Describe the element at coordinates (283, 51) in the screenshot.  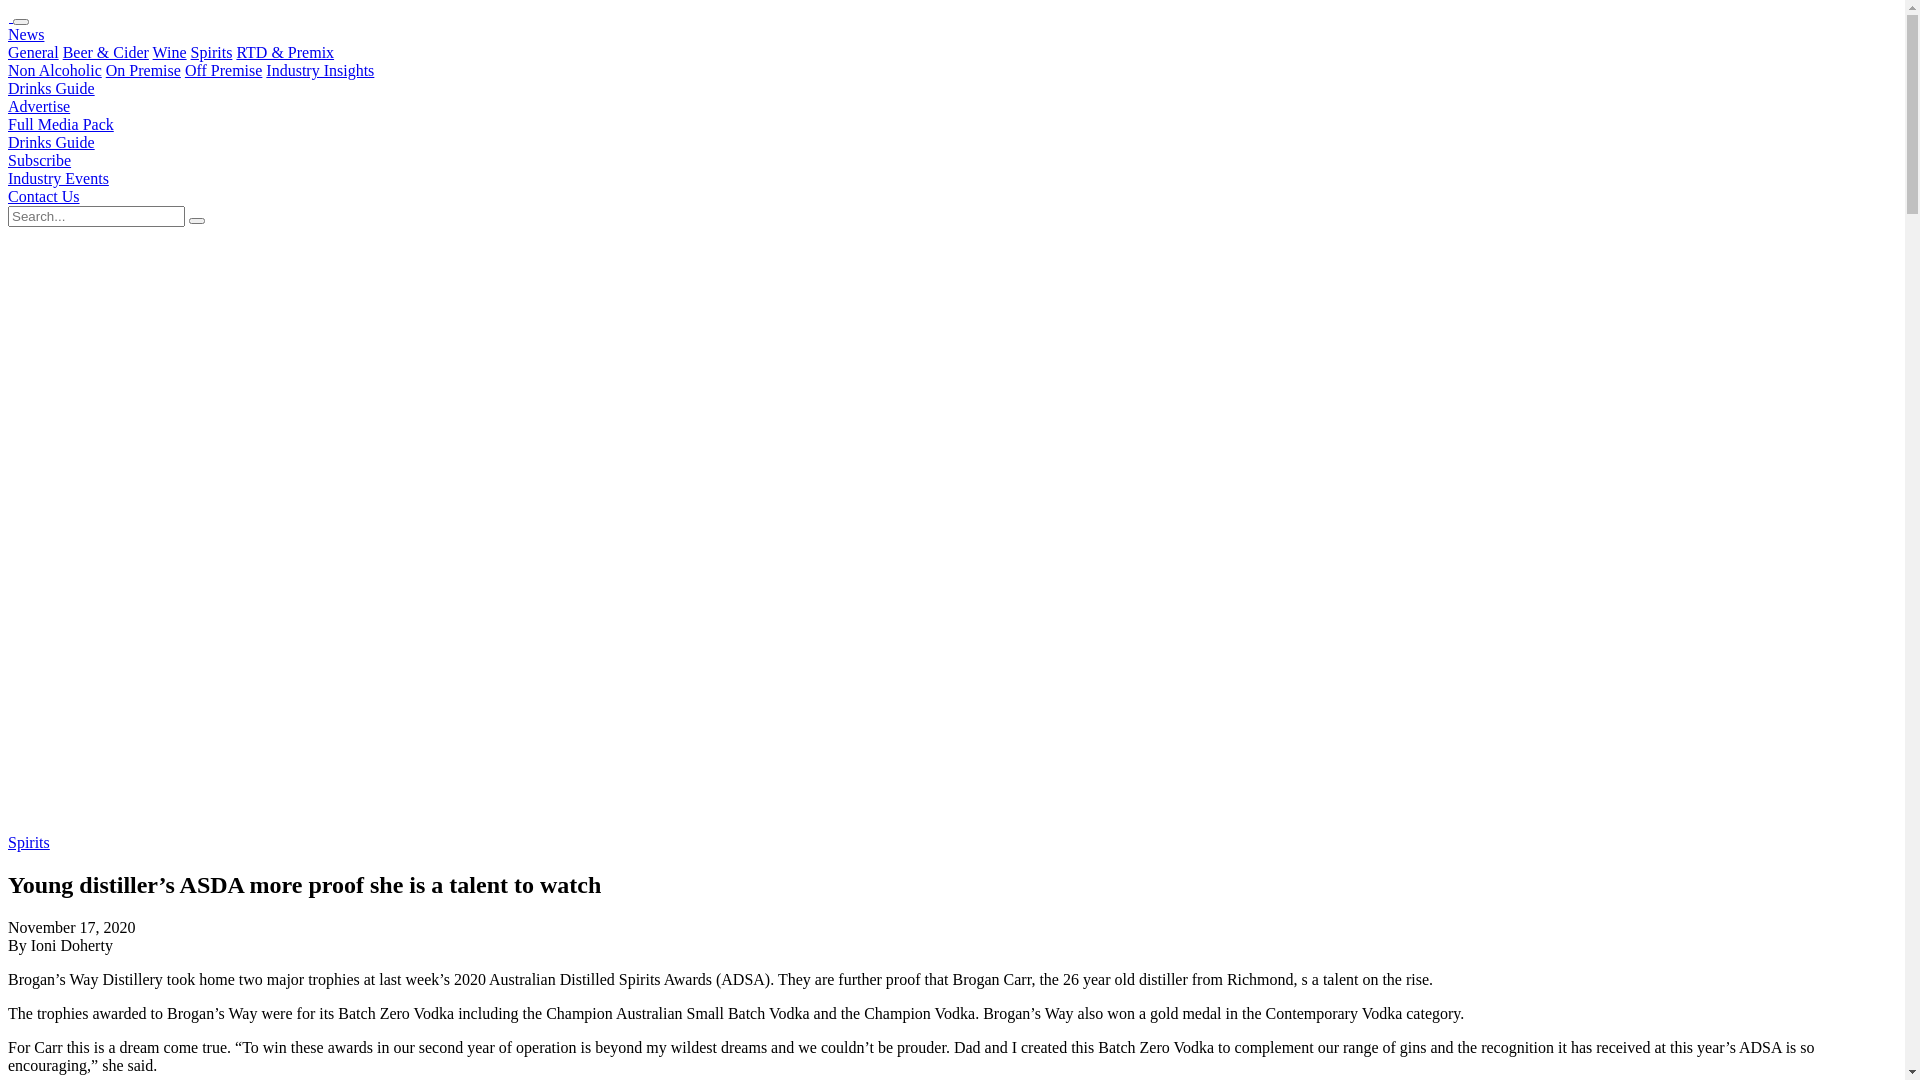
I see `'RTD & Premix'` at that location.